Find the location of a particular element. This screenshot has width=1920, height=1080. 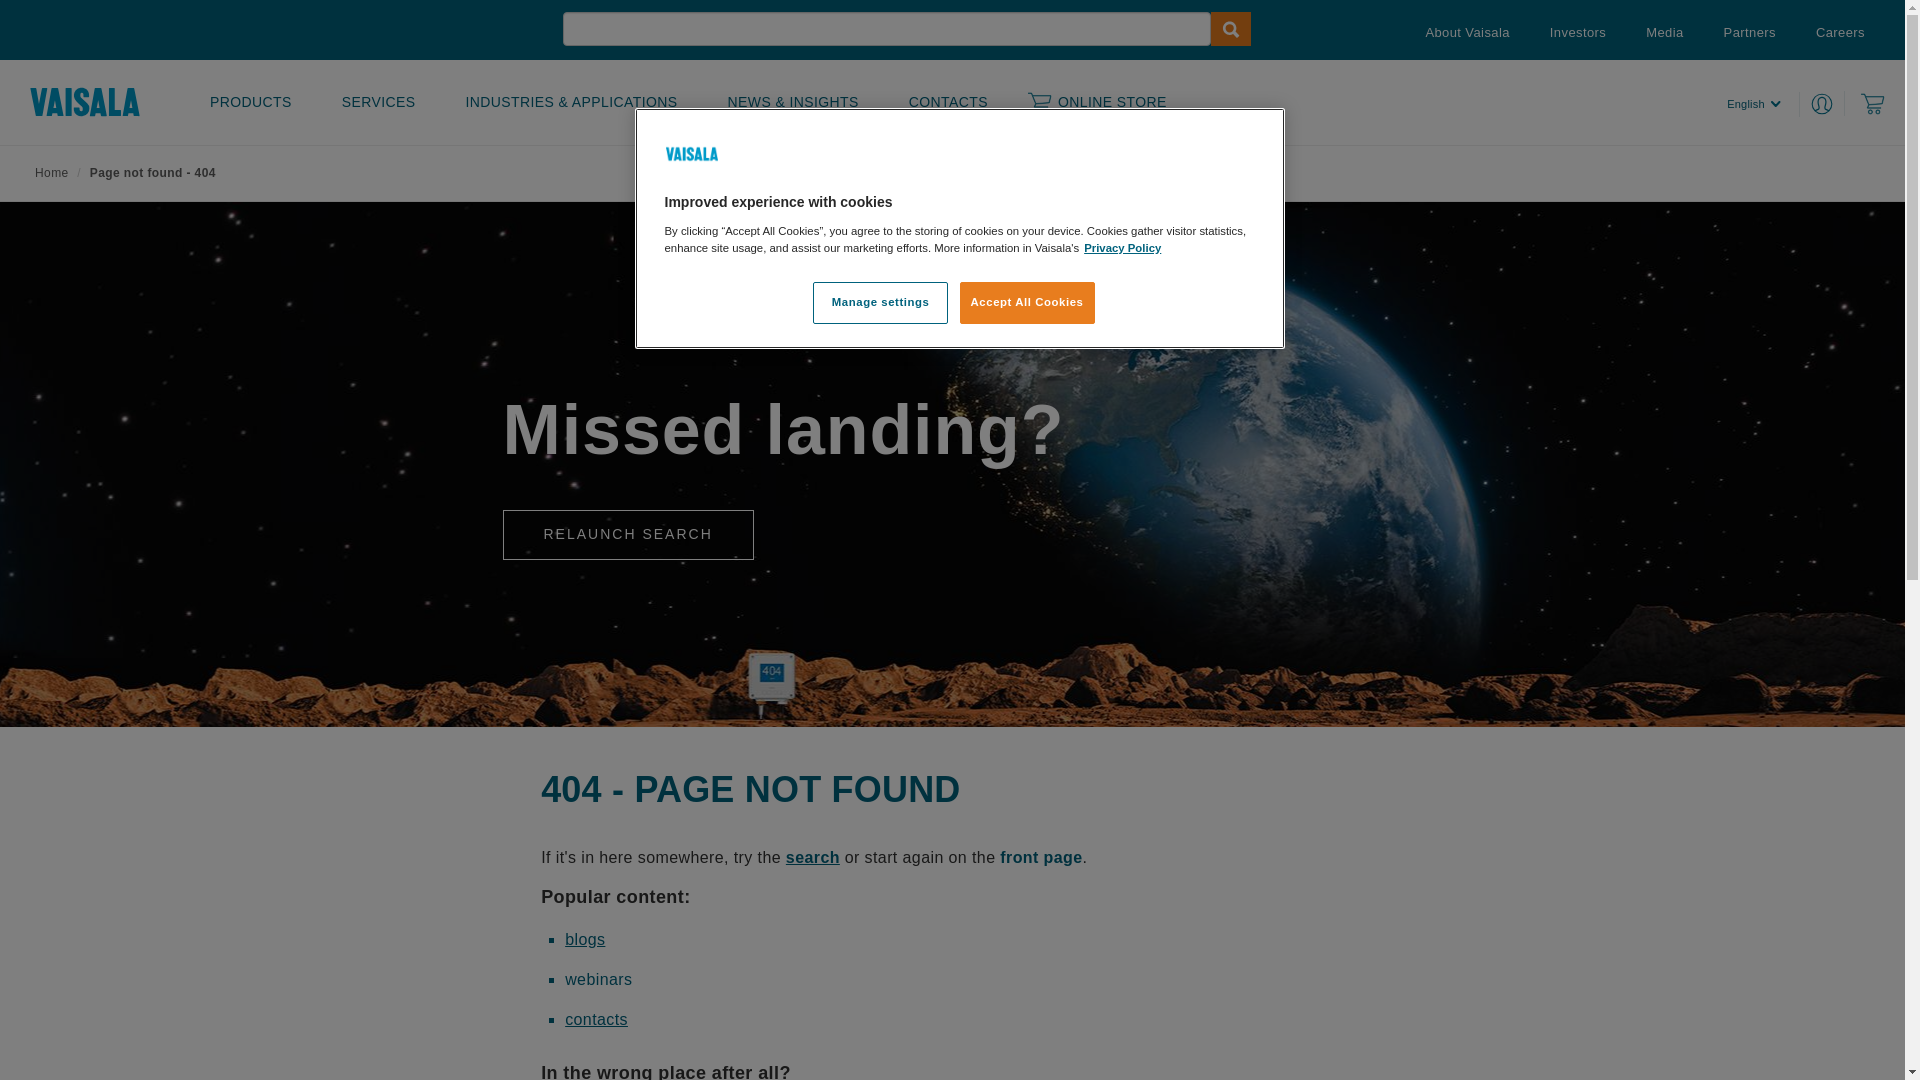

'Manage settings' is located at coordinates (880, 303).